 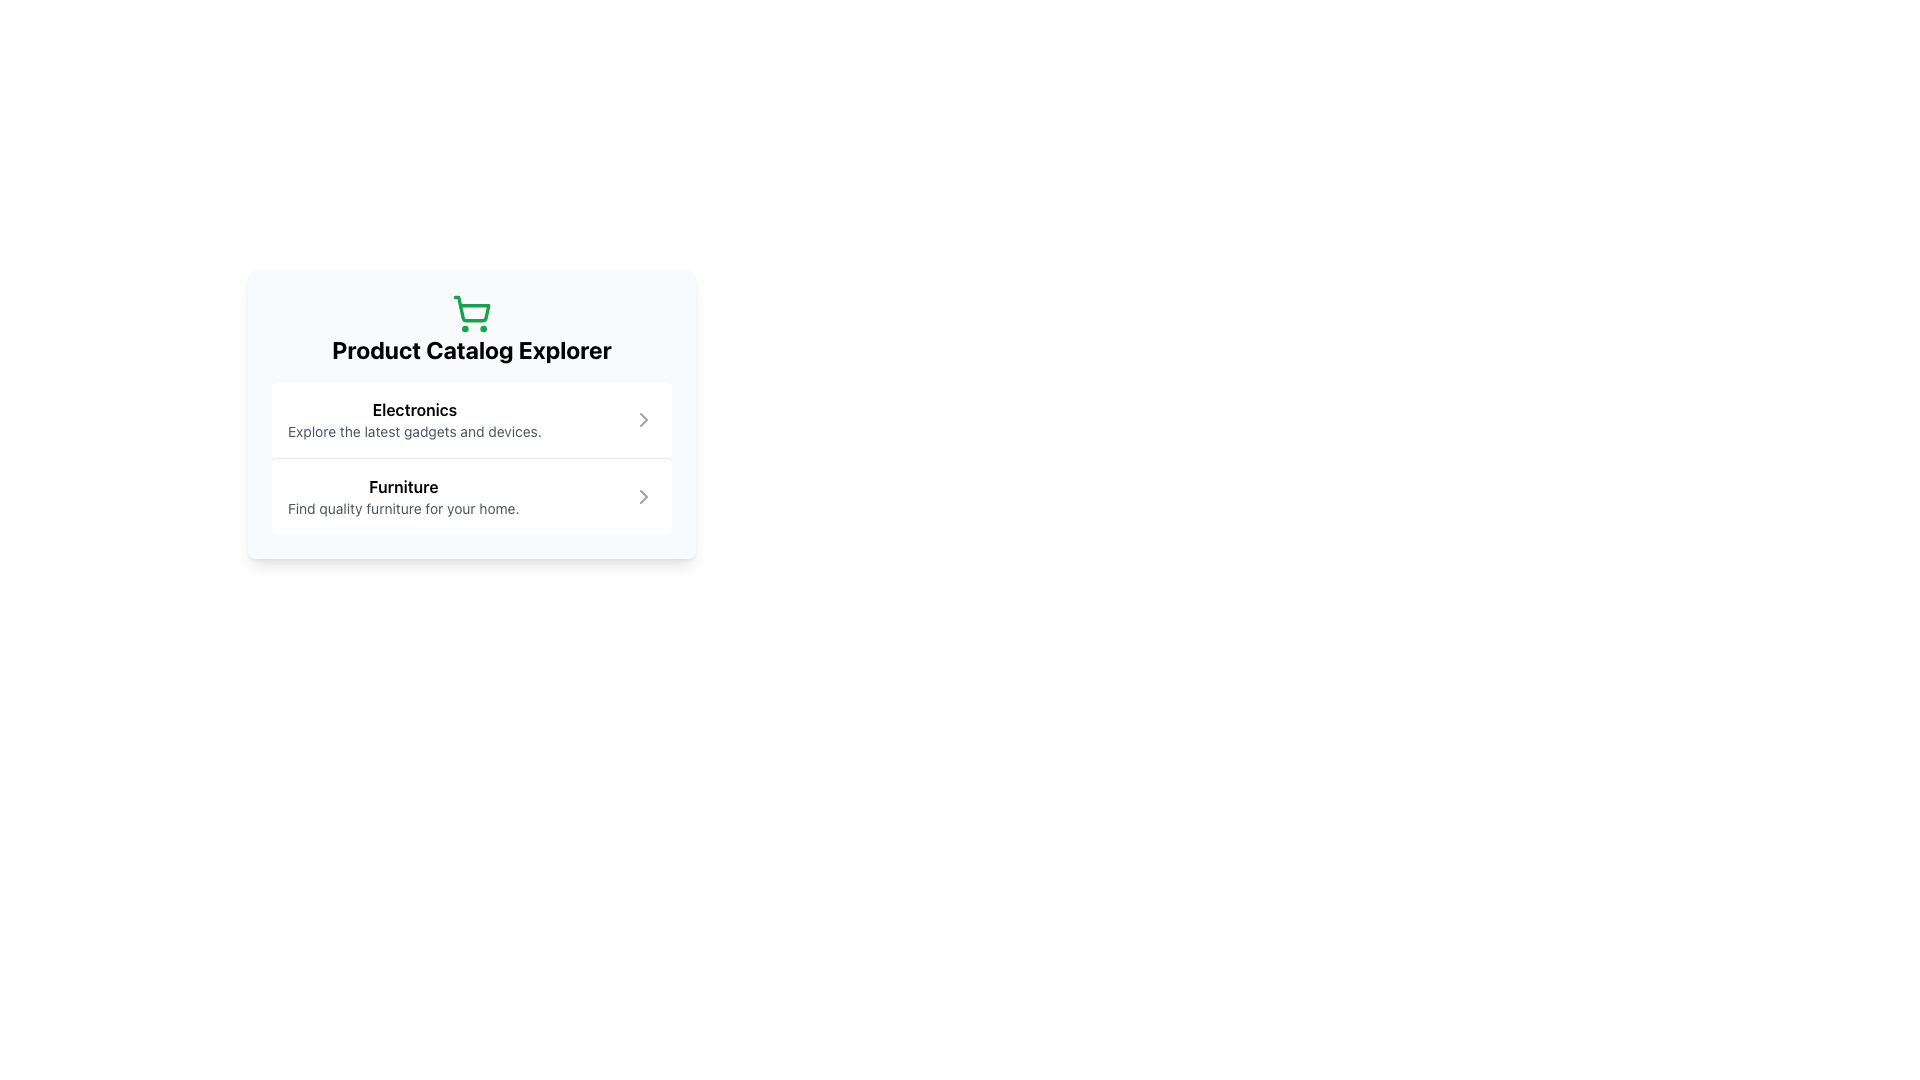 I want to click on the selectable list item component labeled 'Furniture' in the Product Catalog Explorer, so click(x=470, y=495).